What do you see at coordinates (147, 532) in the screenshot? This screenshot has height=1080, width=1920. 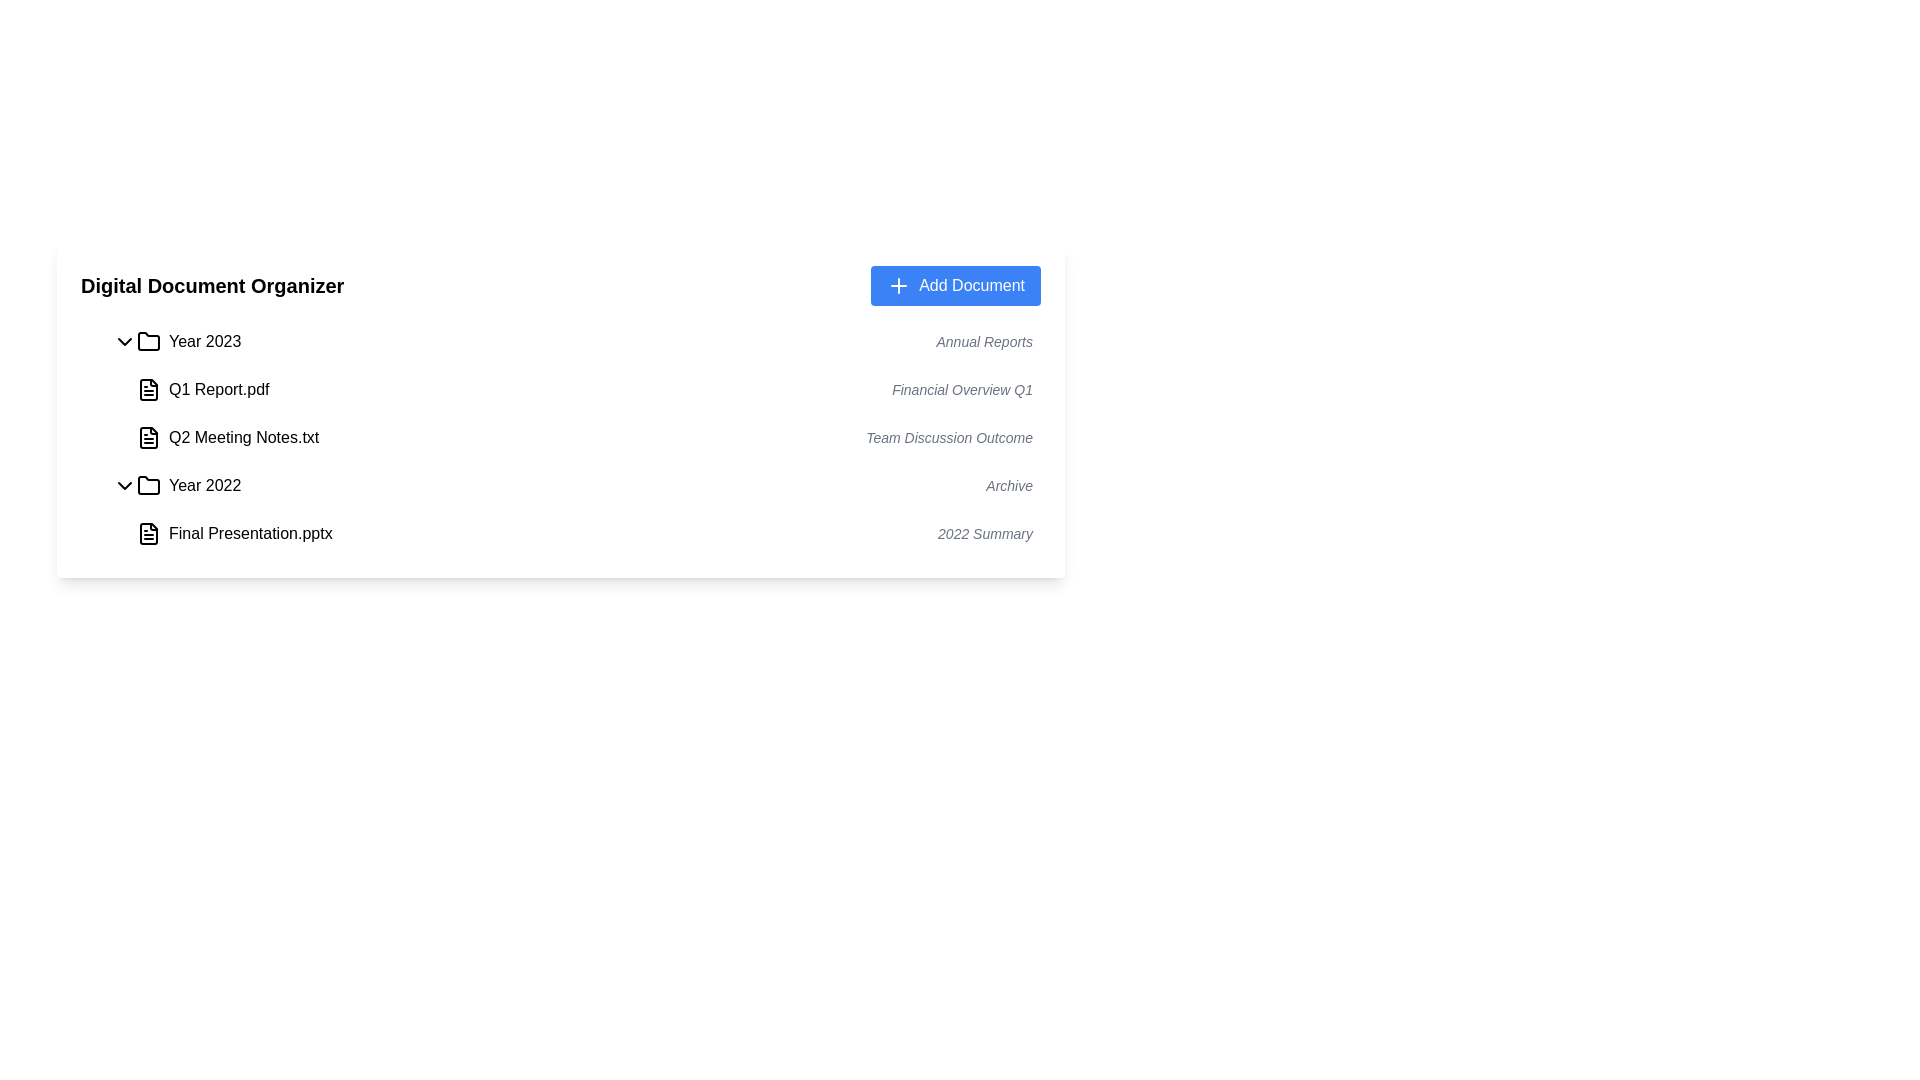 I see `the document icon resembling a folded corner, located at the extreme left of the row labeled 'Final Presentation.pptx - 2022 Summary'` at bounding box center [147, 532].